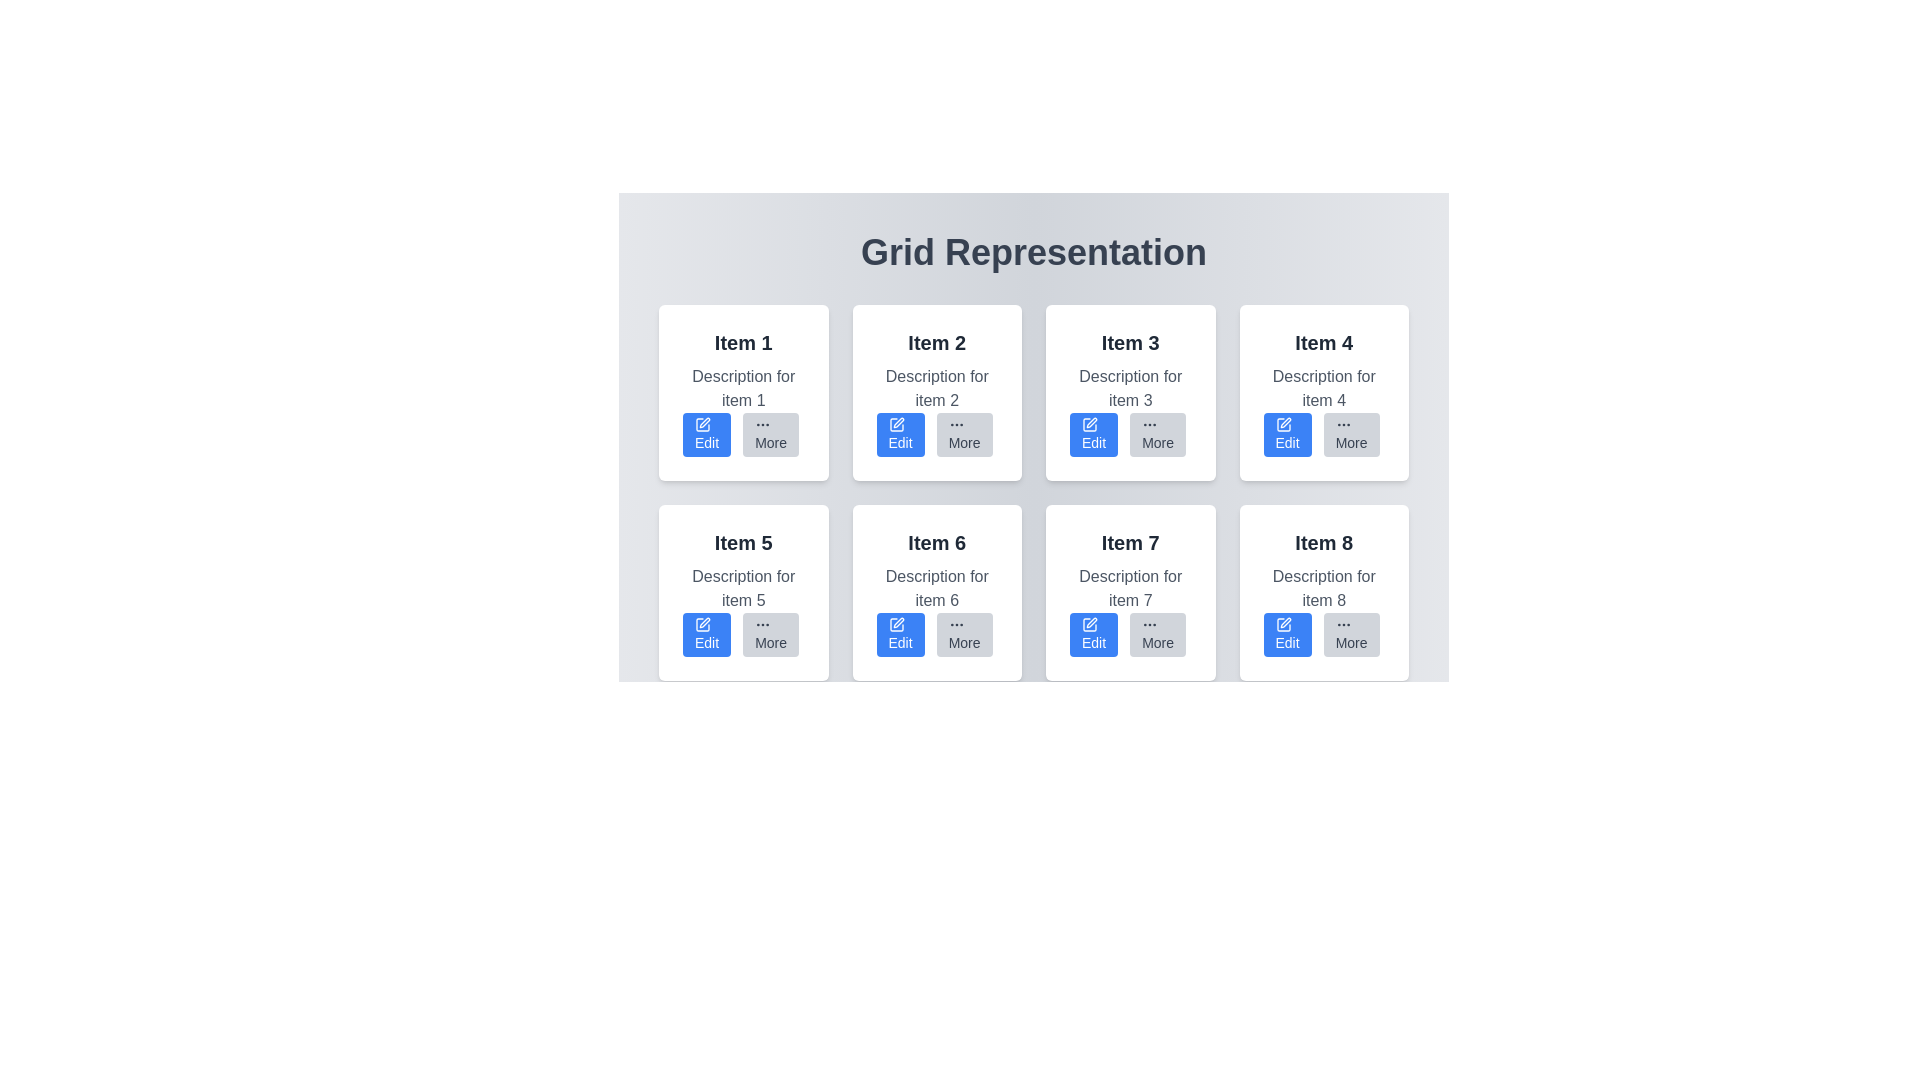 This screenshot has height=1080, width=1920. Describe the element at coordinates (1283, 623) in the screenshot. I see `the pen-shaped icon within the 'Edit' button located in the last card of the grid (Item 8)` at that location.